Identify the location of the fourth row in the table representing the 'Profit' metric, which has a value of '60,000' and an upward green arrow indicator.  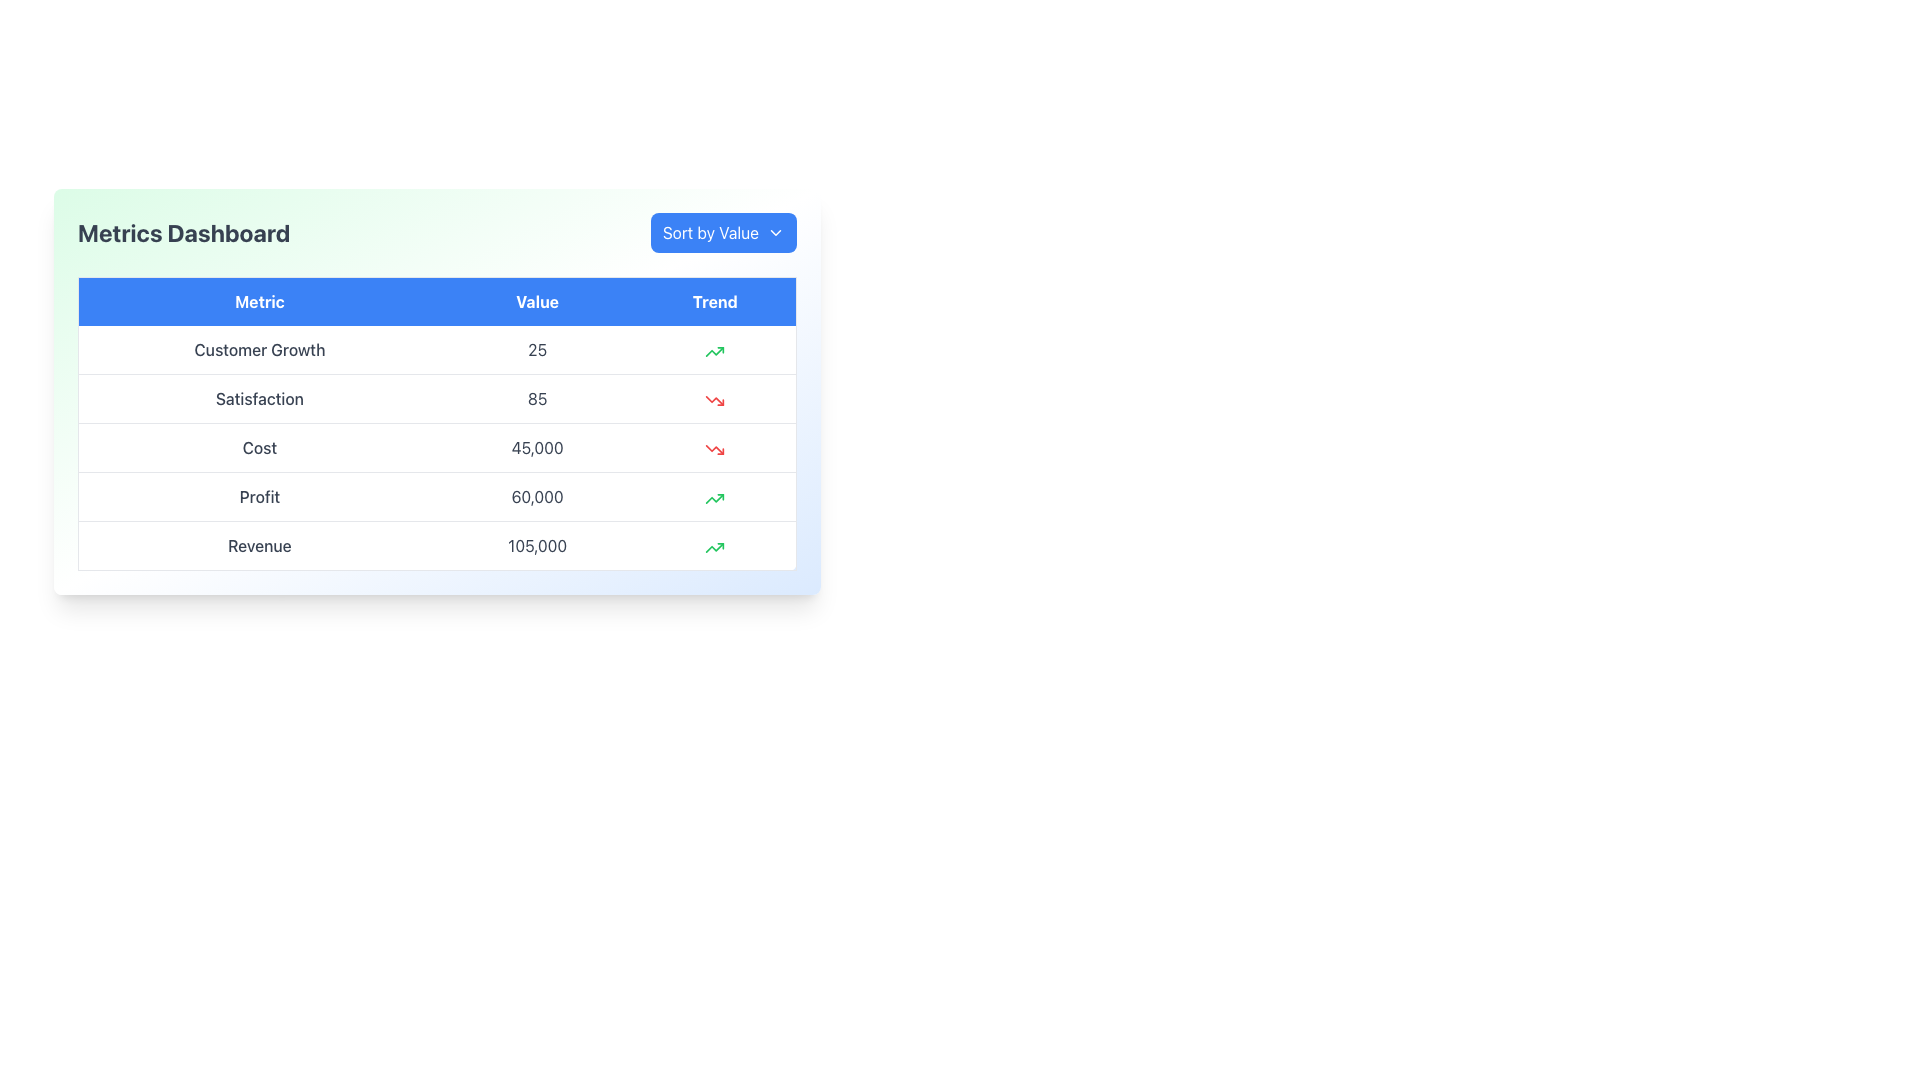
(436, 496).